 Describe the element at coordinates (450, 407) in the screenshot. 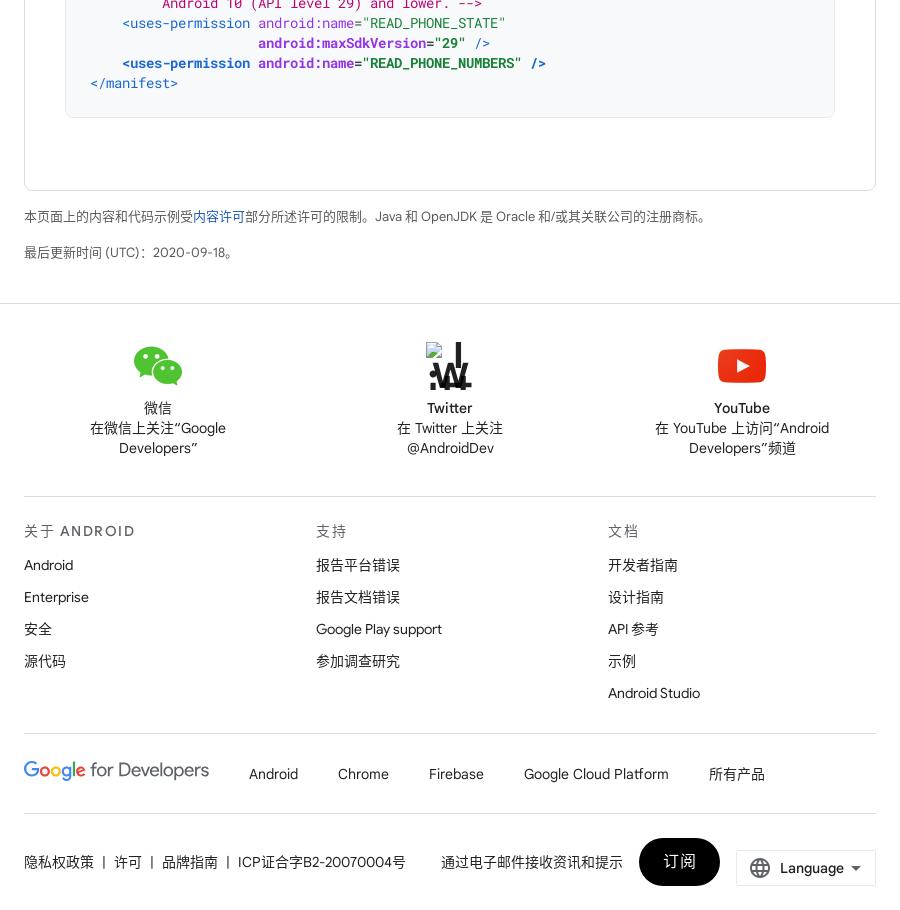

I see `'Twitter'` at that location.